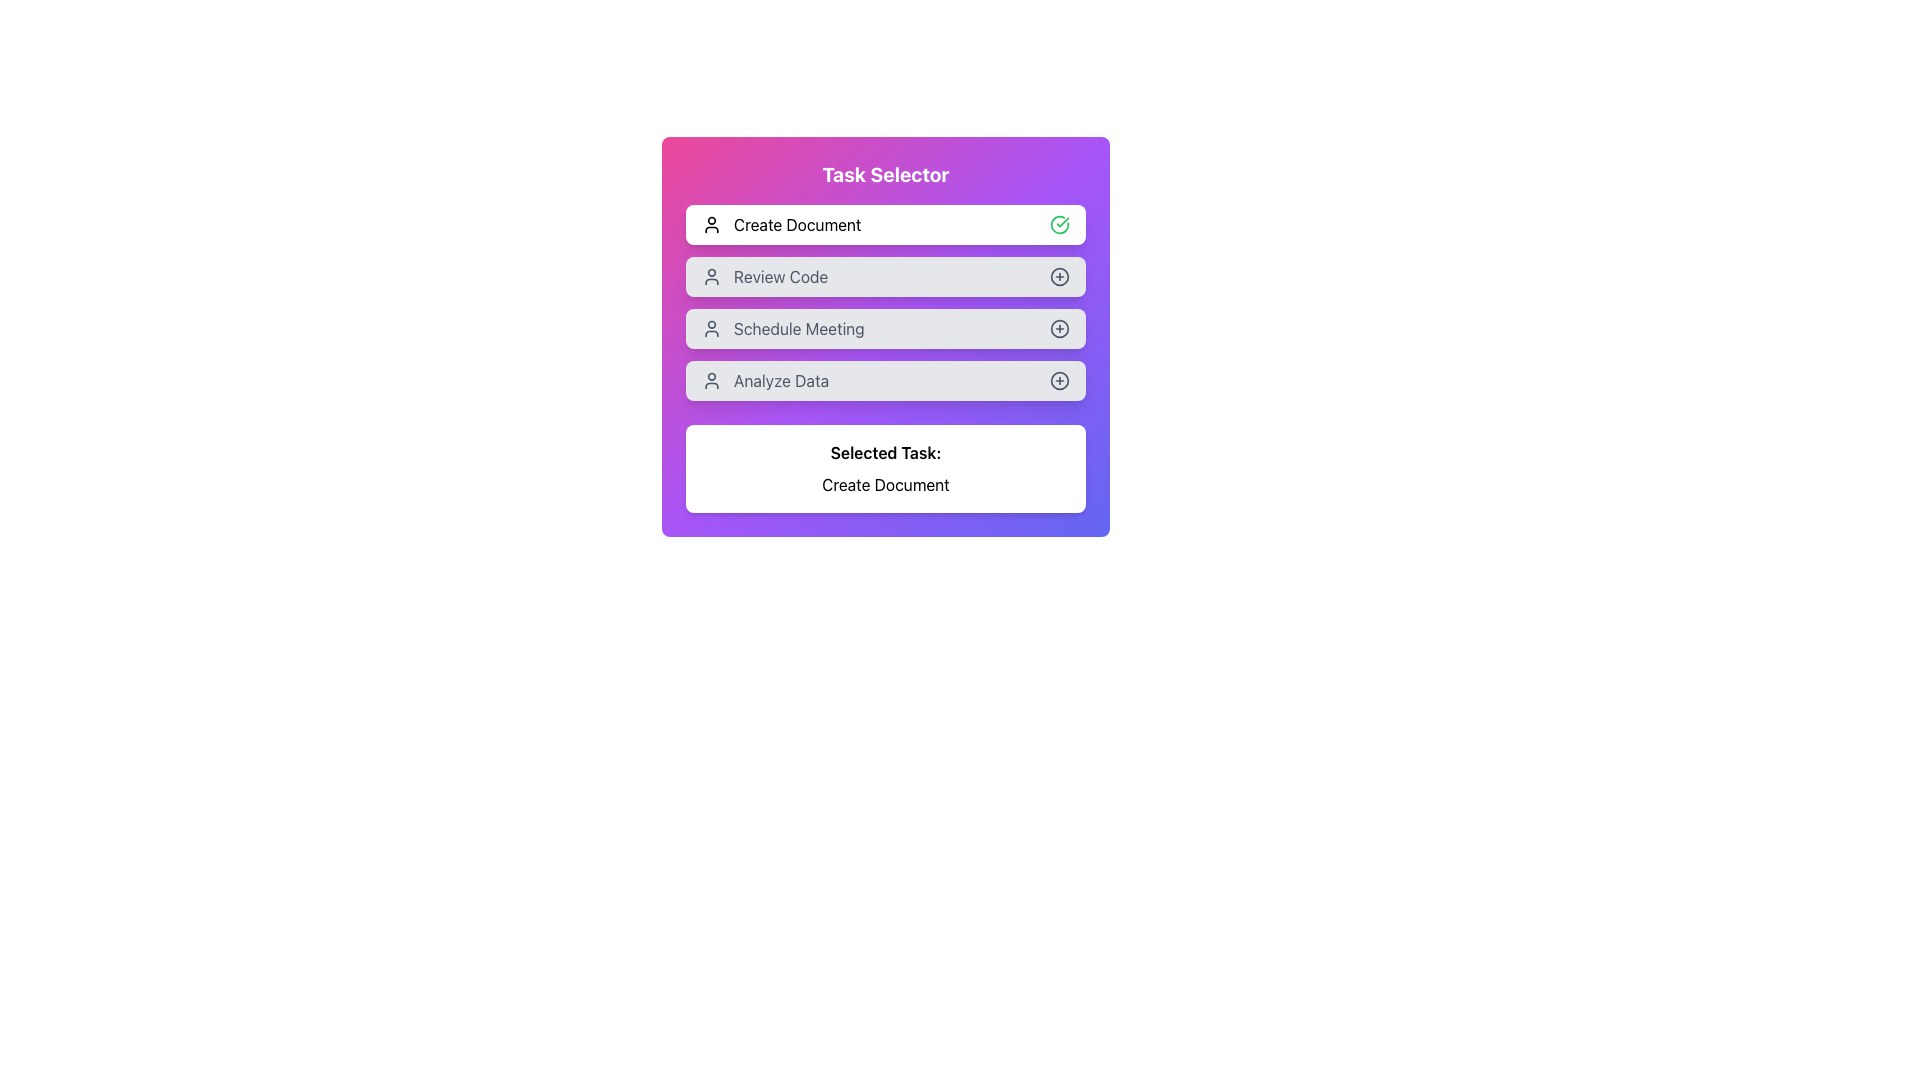  Describe the element at coordinates (763, 381) in the screenshot. I see `the 'Analyze Data' list item in the Task Selector` at that location.